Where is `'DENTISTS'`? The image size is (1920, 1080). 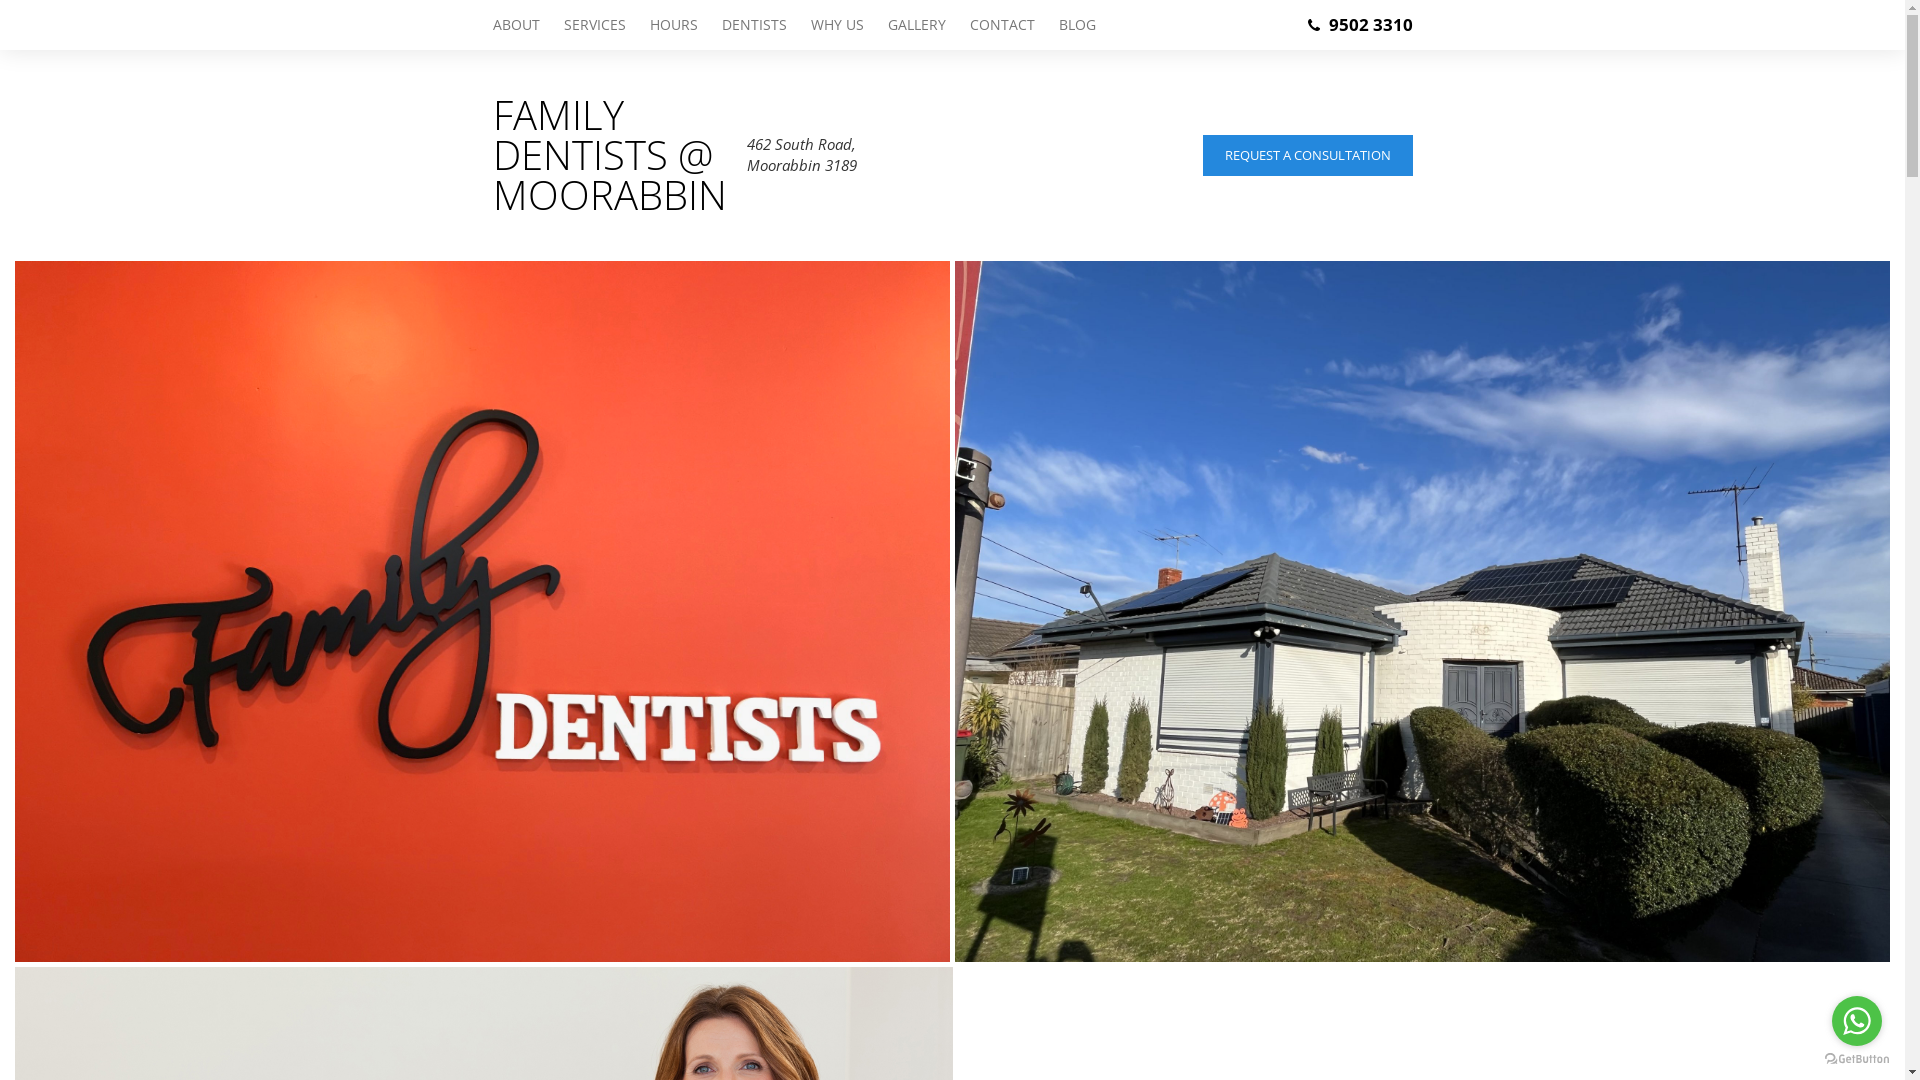 'DENTISTS' is located at coordinates (710, 24).